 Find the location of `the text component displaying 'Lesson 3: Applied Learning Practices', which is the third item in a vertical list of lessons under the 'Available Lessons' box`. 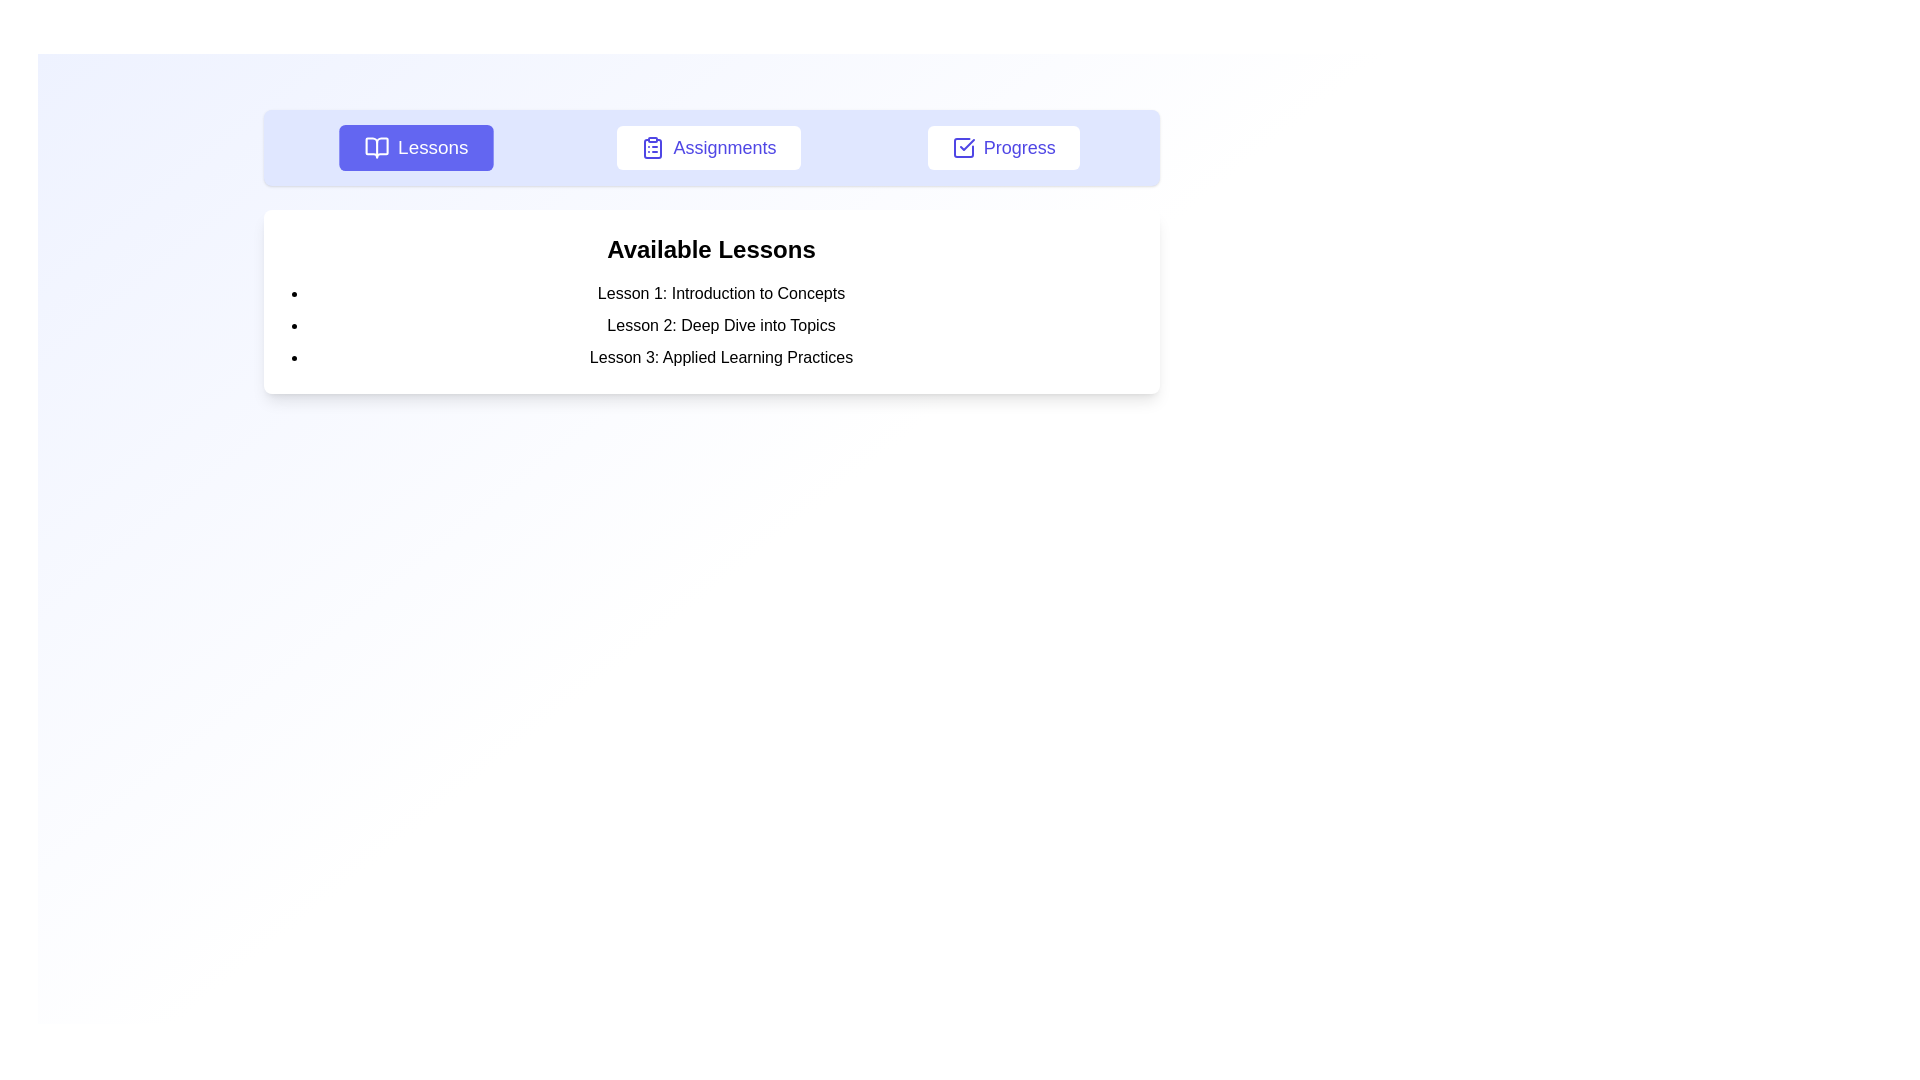

the text component displaying 'Lesson 3: Applied Learning Practices', which is the third item in a vertical list of lessons under the 'Available Lessons' box is located at coordinates (720, 357).